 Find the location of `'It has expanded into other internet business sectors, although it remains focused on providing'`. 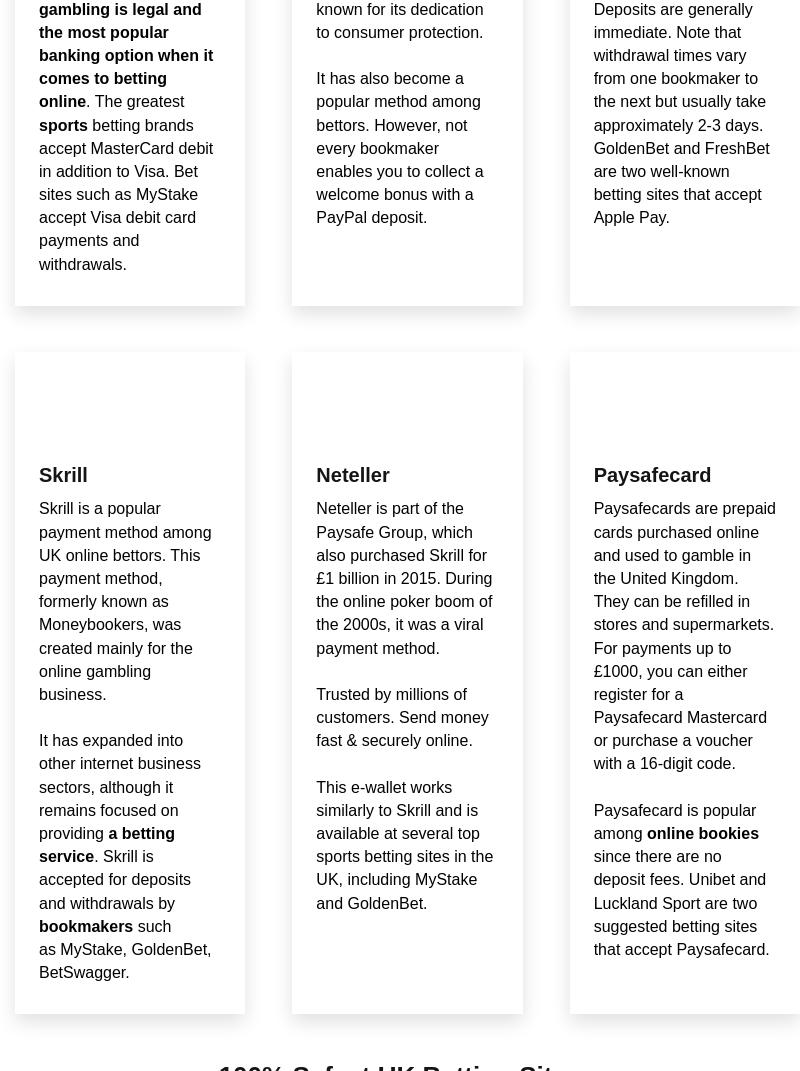

'It has expanded into other internet business sectors, although it remains focused on providing' is located at coordinates (118, 785).